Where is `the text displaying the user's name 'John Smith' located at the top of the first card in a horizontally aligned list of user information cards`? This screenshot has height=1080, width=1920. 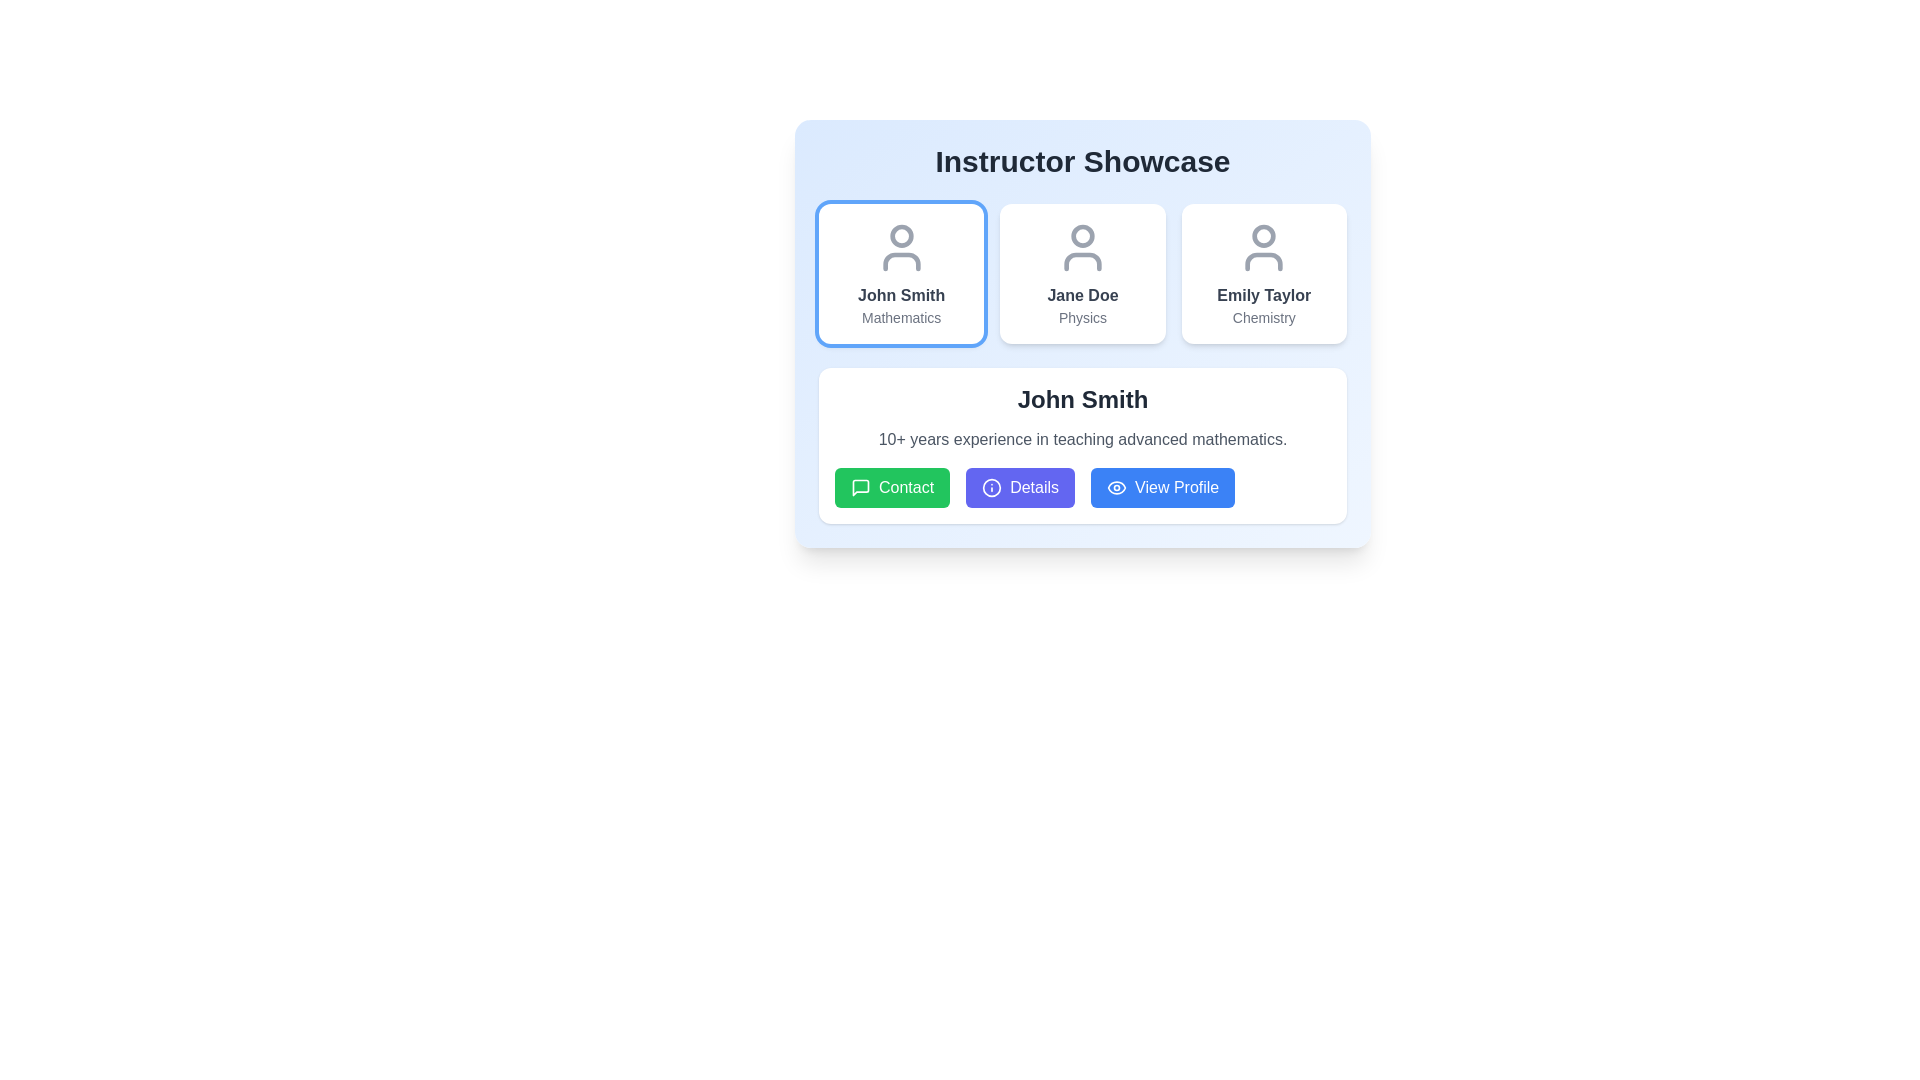
the text displaying the user's name 'John Smith' located at the top of the first card in a horizontally aligned list of user information cards is located at coordinates (900, 296).